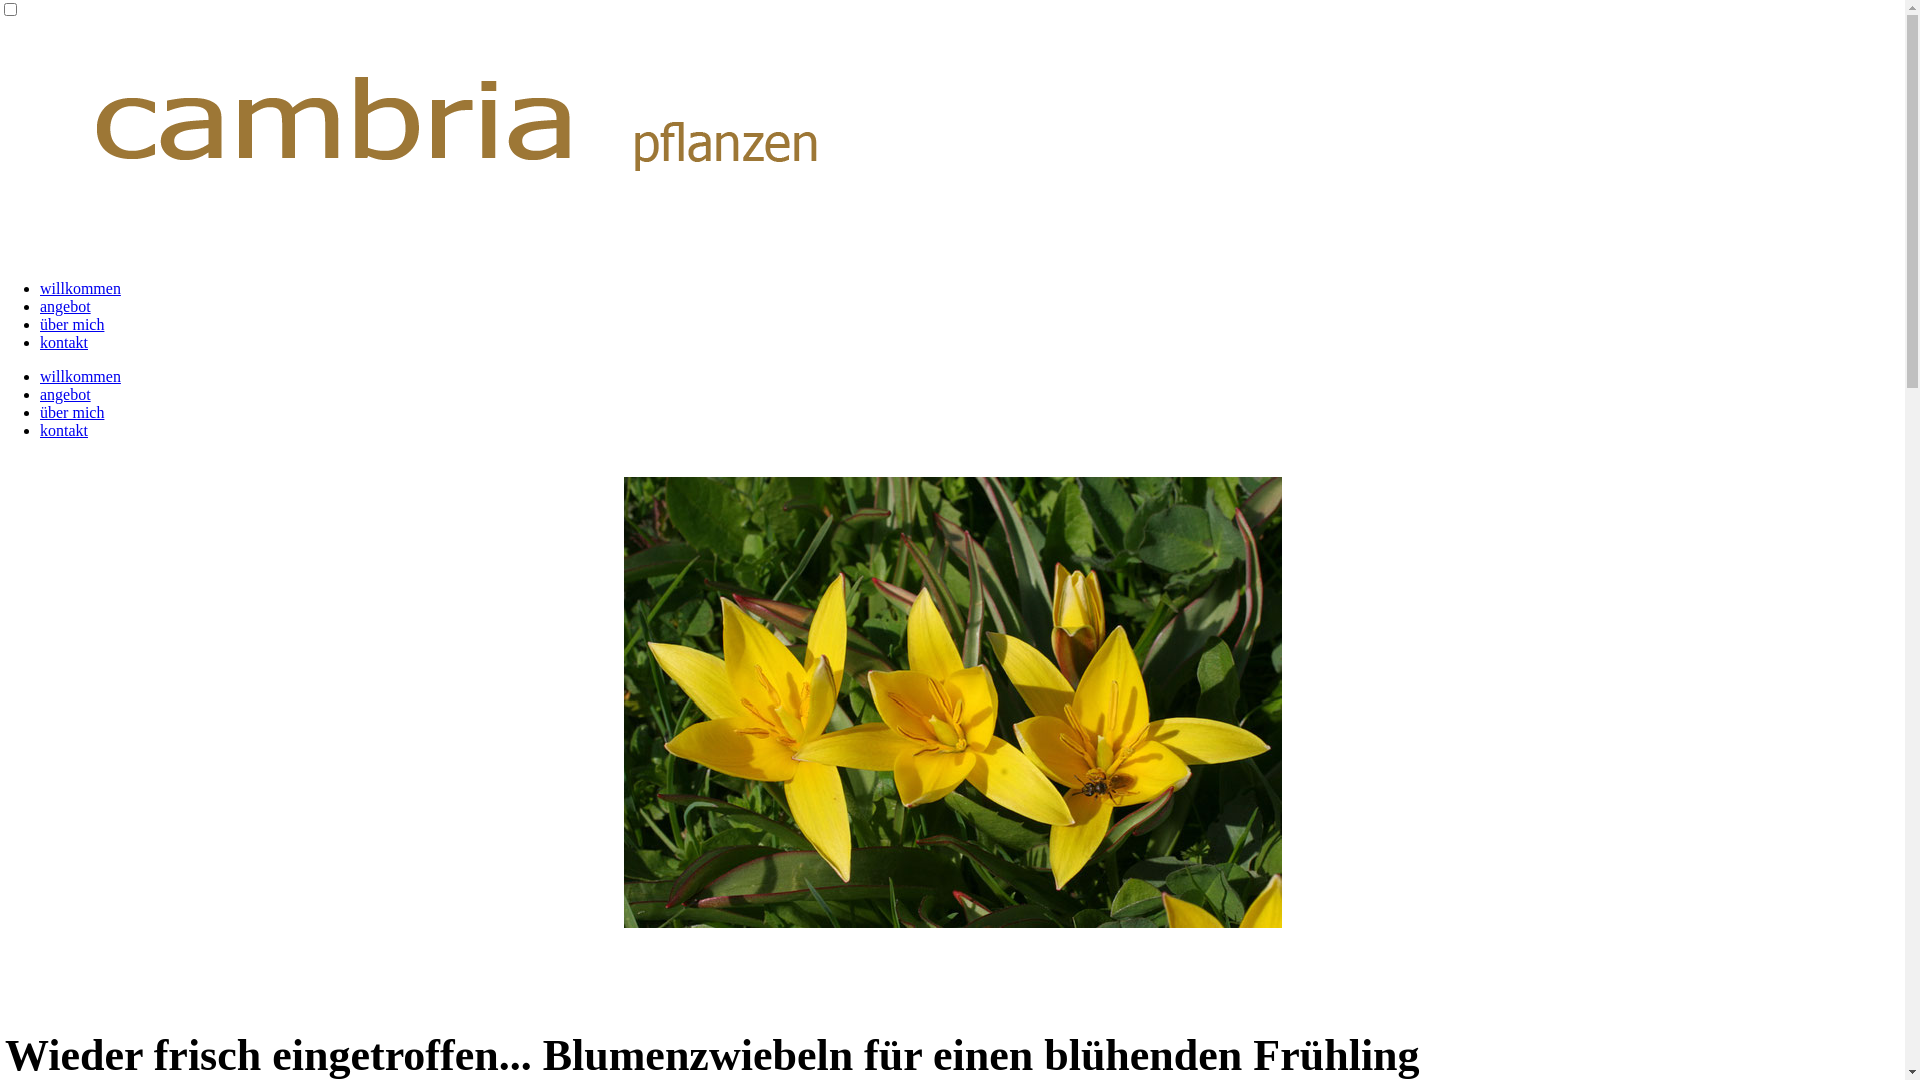  I want to click on 'willkommen', so click(80, 288).